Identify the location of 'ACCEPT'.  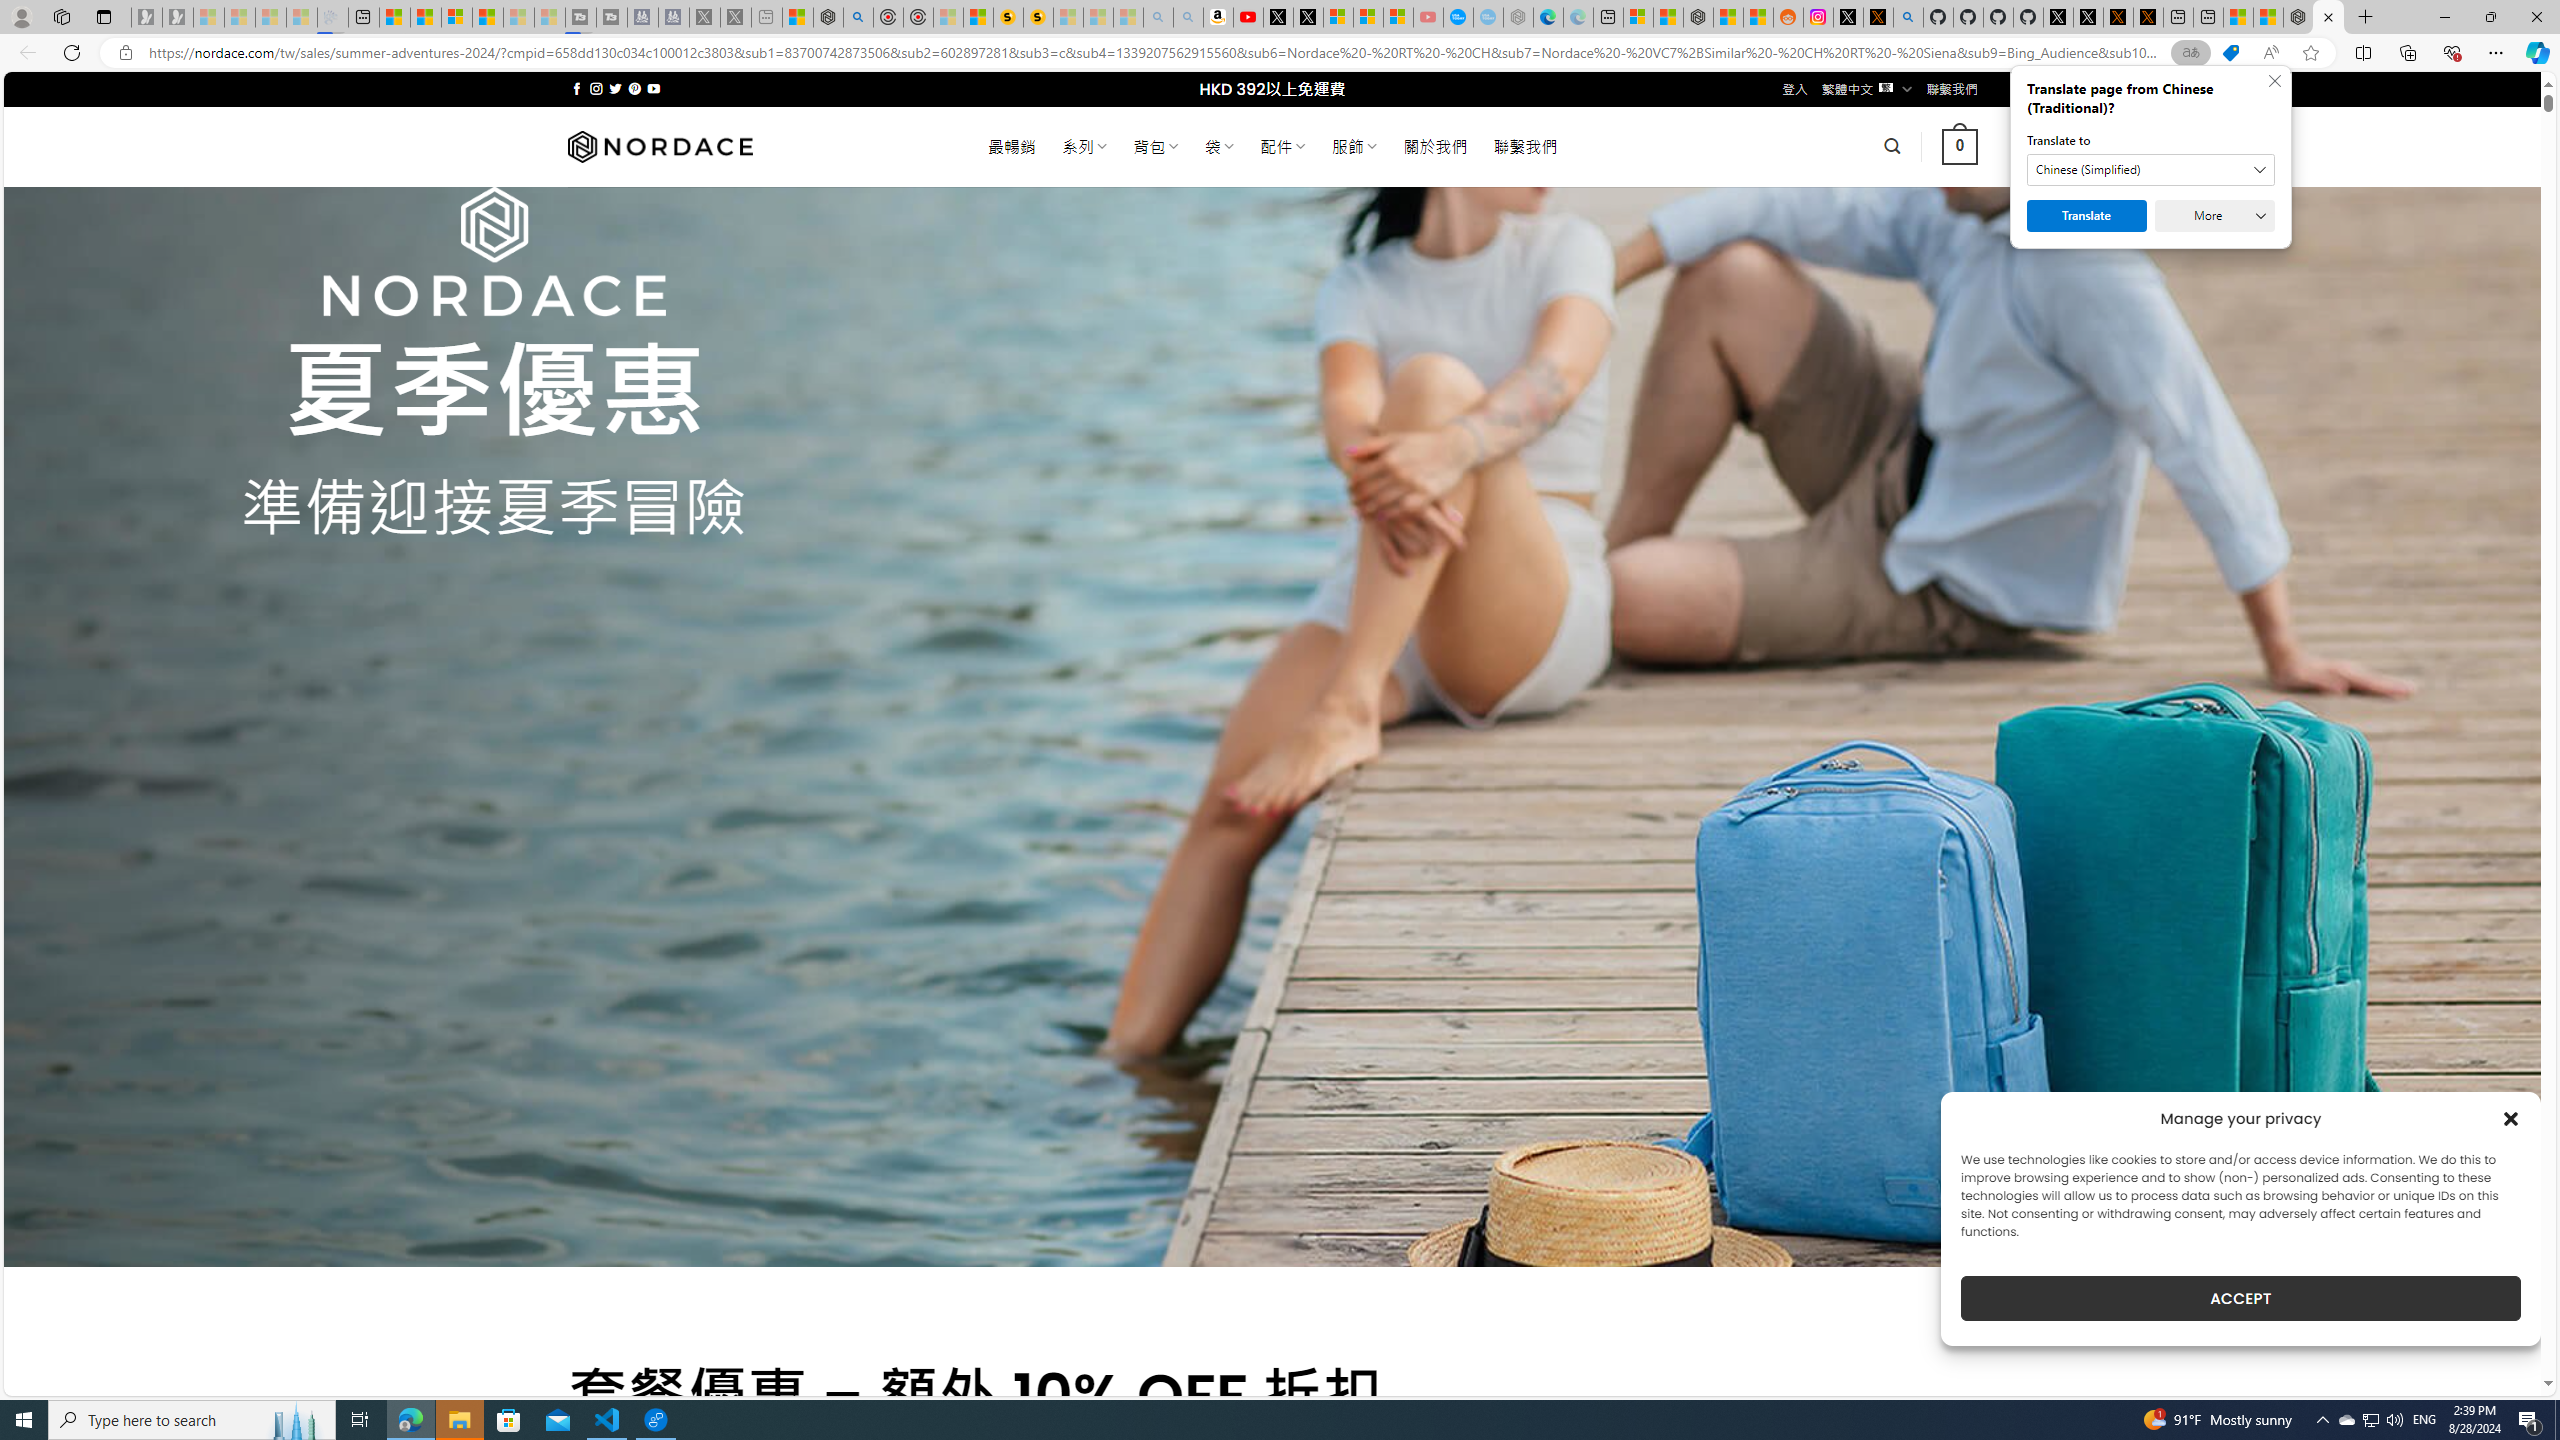
(2241, 1298).